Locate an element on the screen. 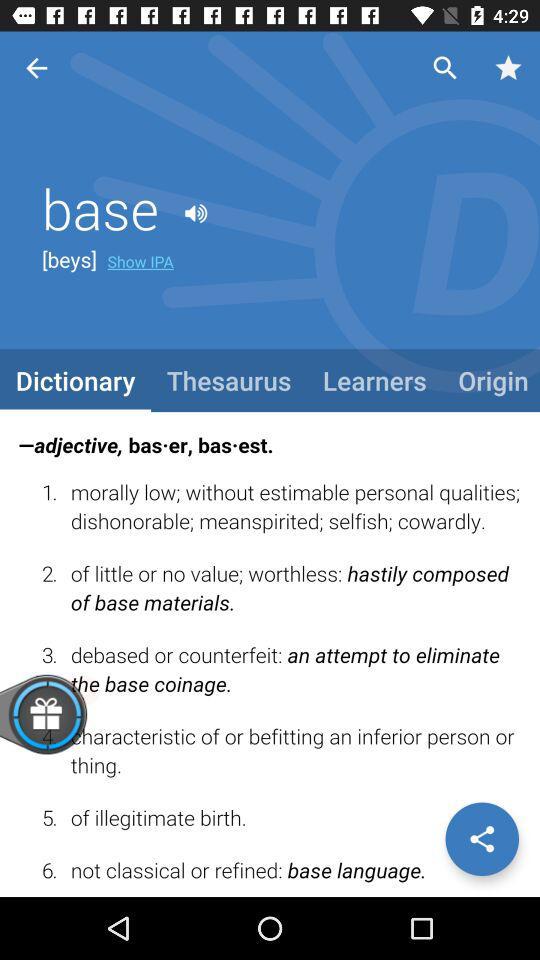 The image size is (540, 960). the text which is to the right of beys is located at coordinates (139, 260).